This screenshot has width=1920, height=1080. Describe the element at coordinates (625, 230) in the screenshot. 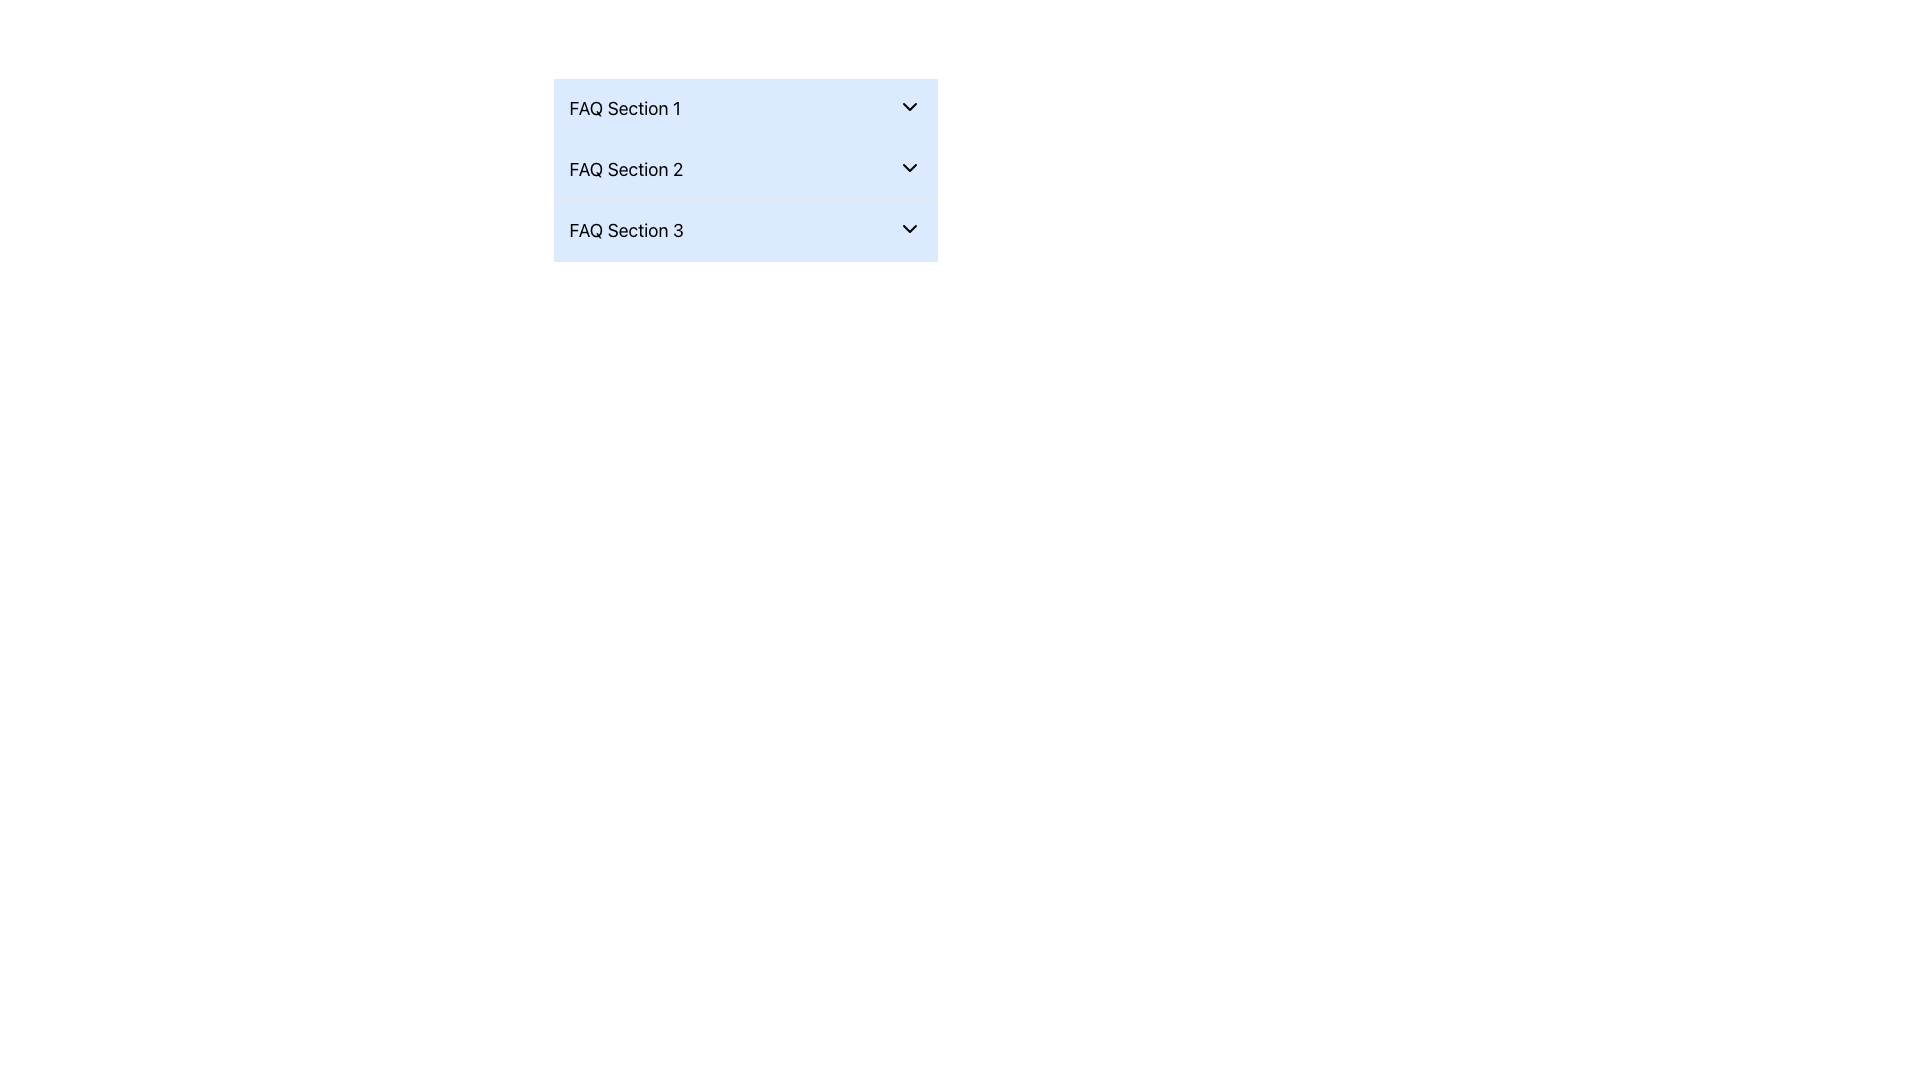

I see `the text label reading 'FAQ Section 3'` at that location.